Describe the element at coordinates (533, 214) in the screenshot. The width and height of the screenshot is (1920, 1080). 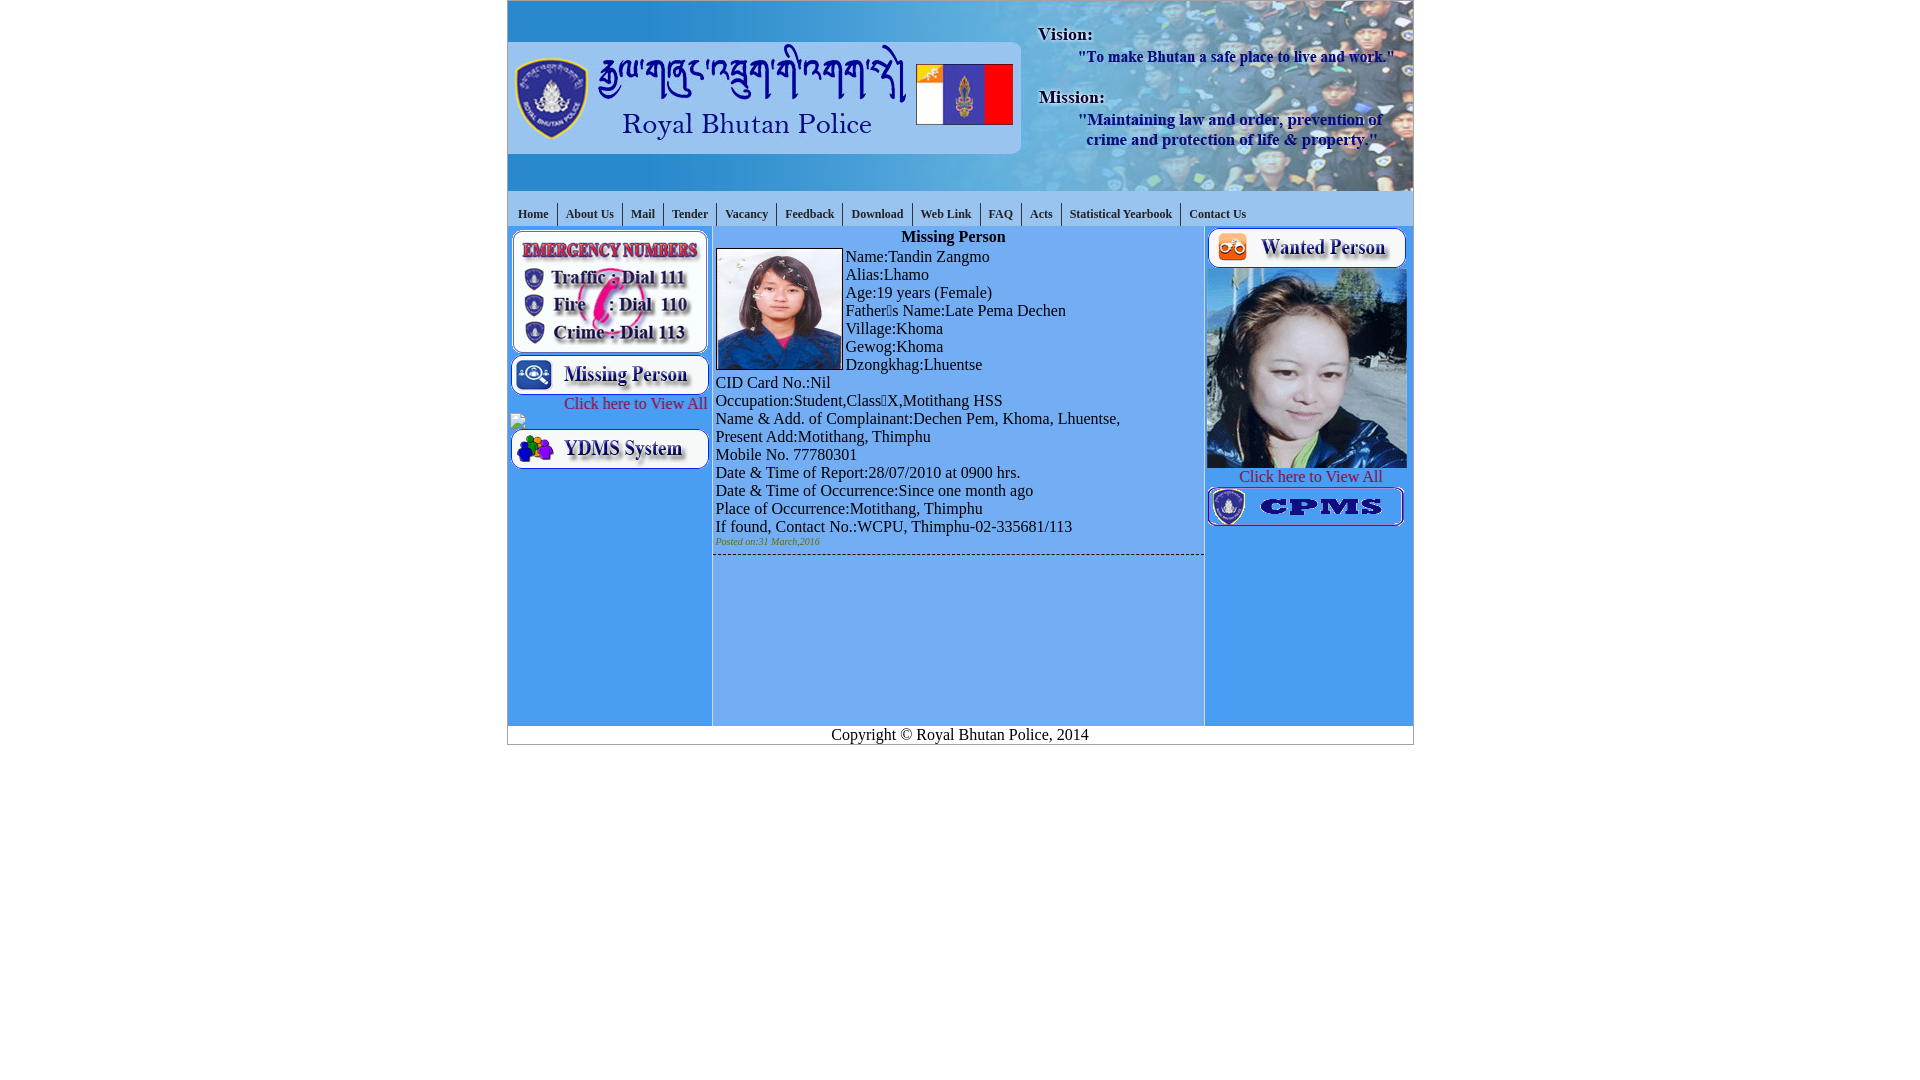
I see `'Home'` at that location.